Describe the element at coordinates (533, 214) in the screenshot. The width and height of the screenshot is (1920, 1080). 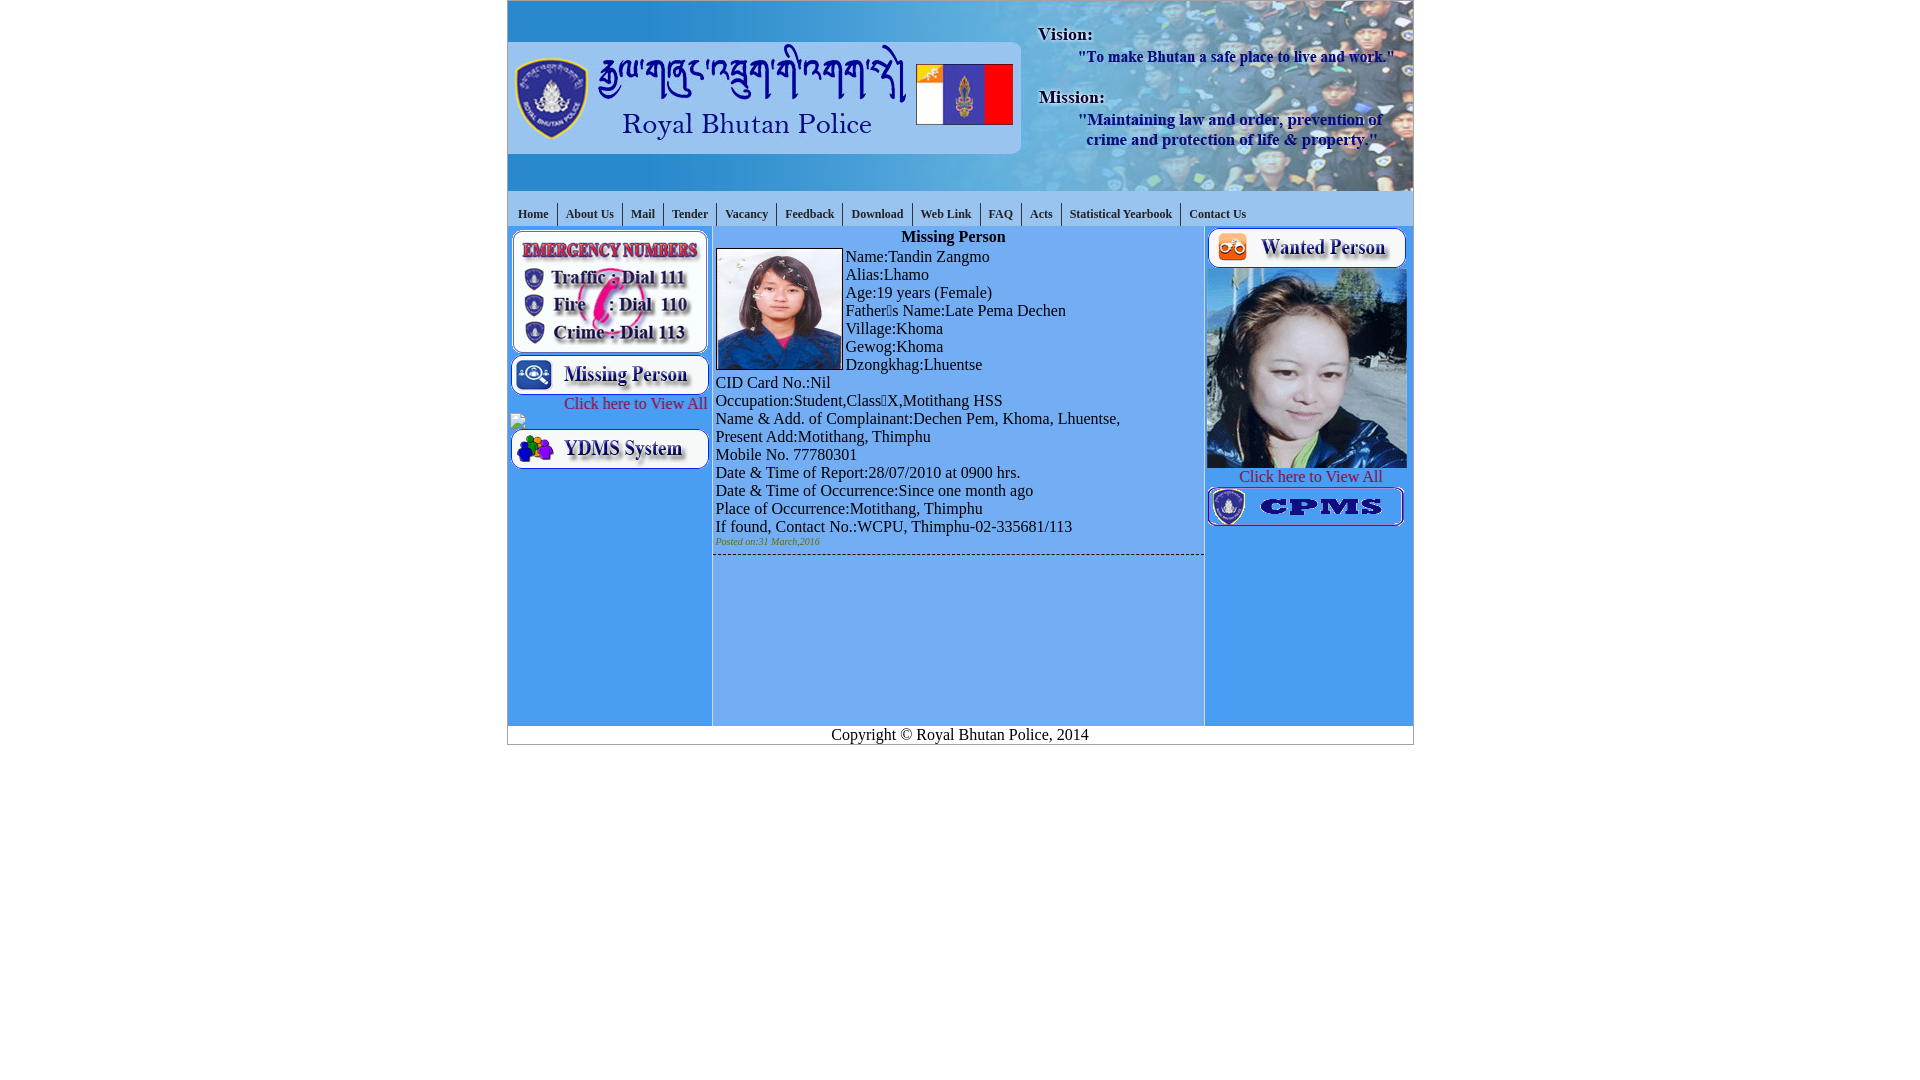
I see `'Home'` at that location.